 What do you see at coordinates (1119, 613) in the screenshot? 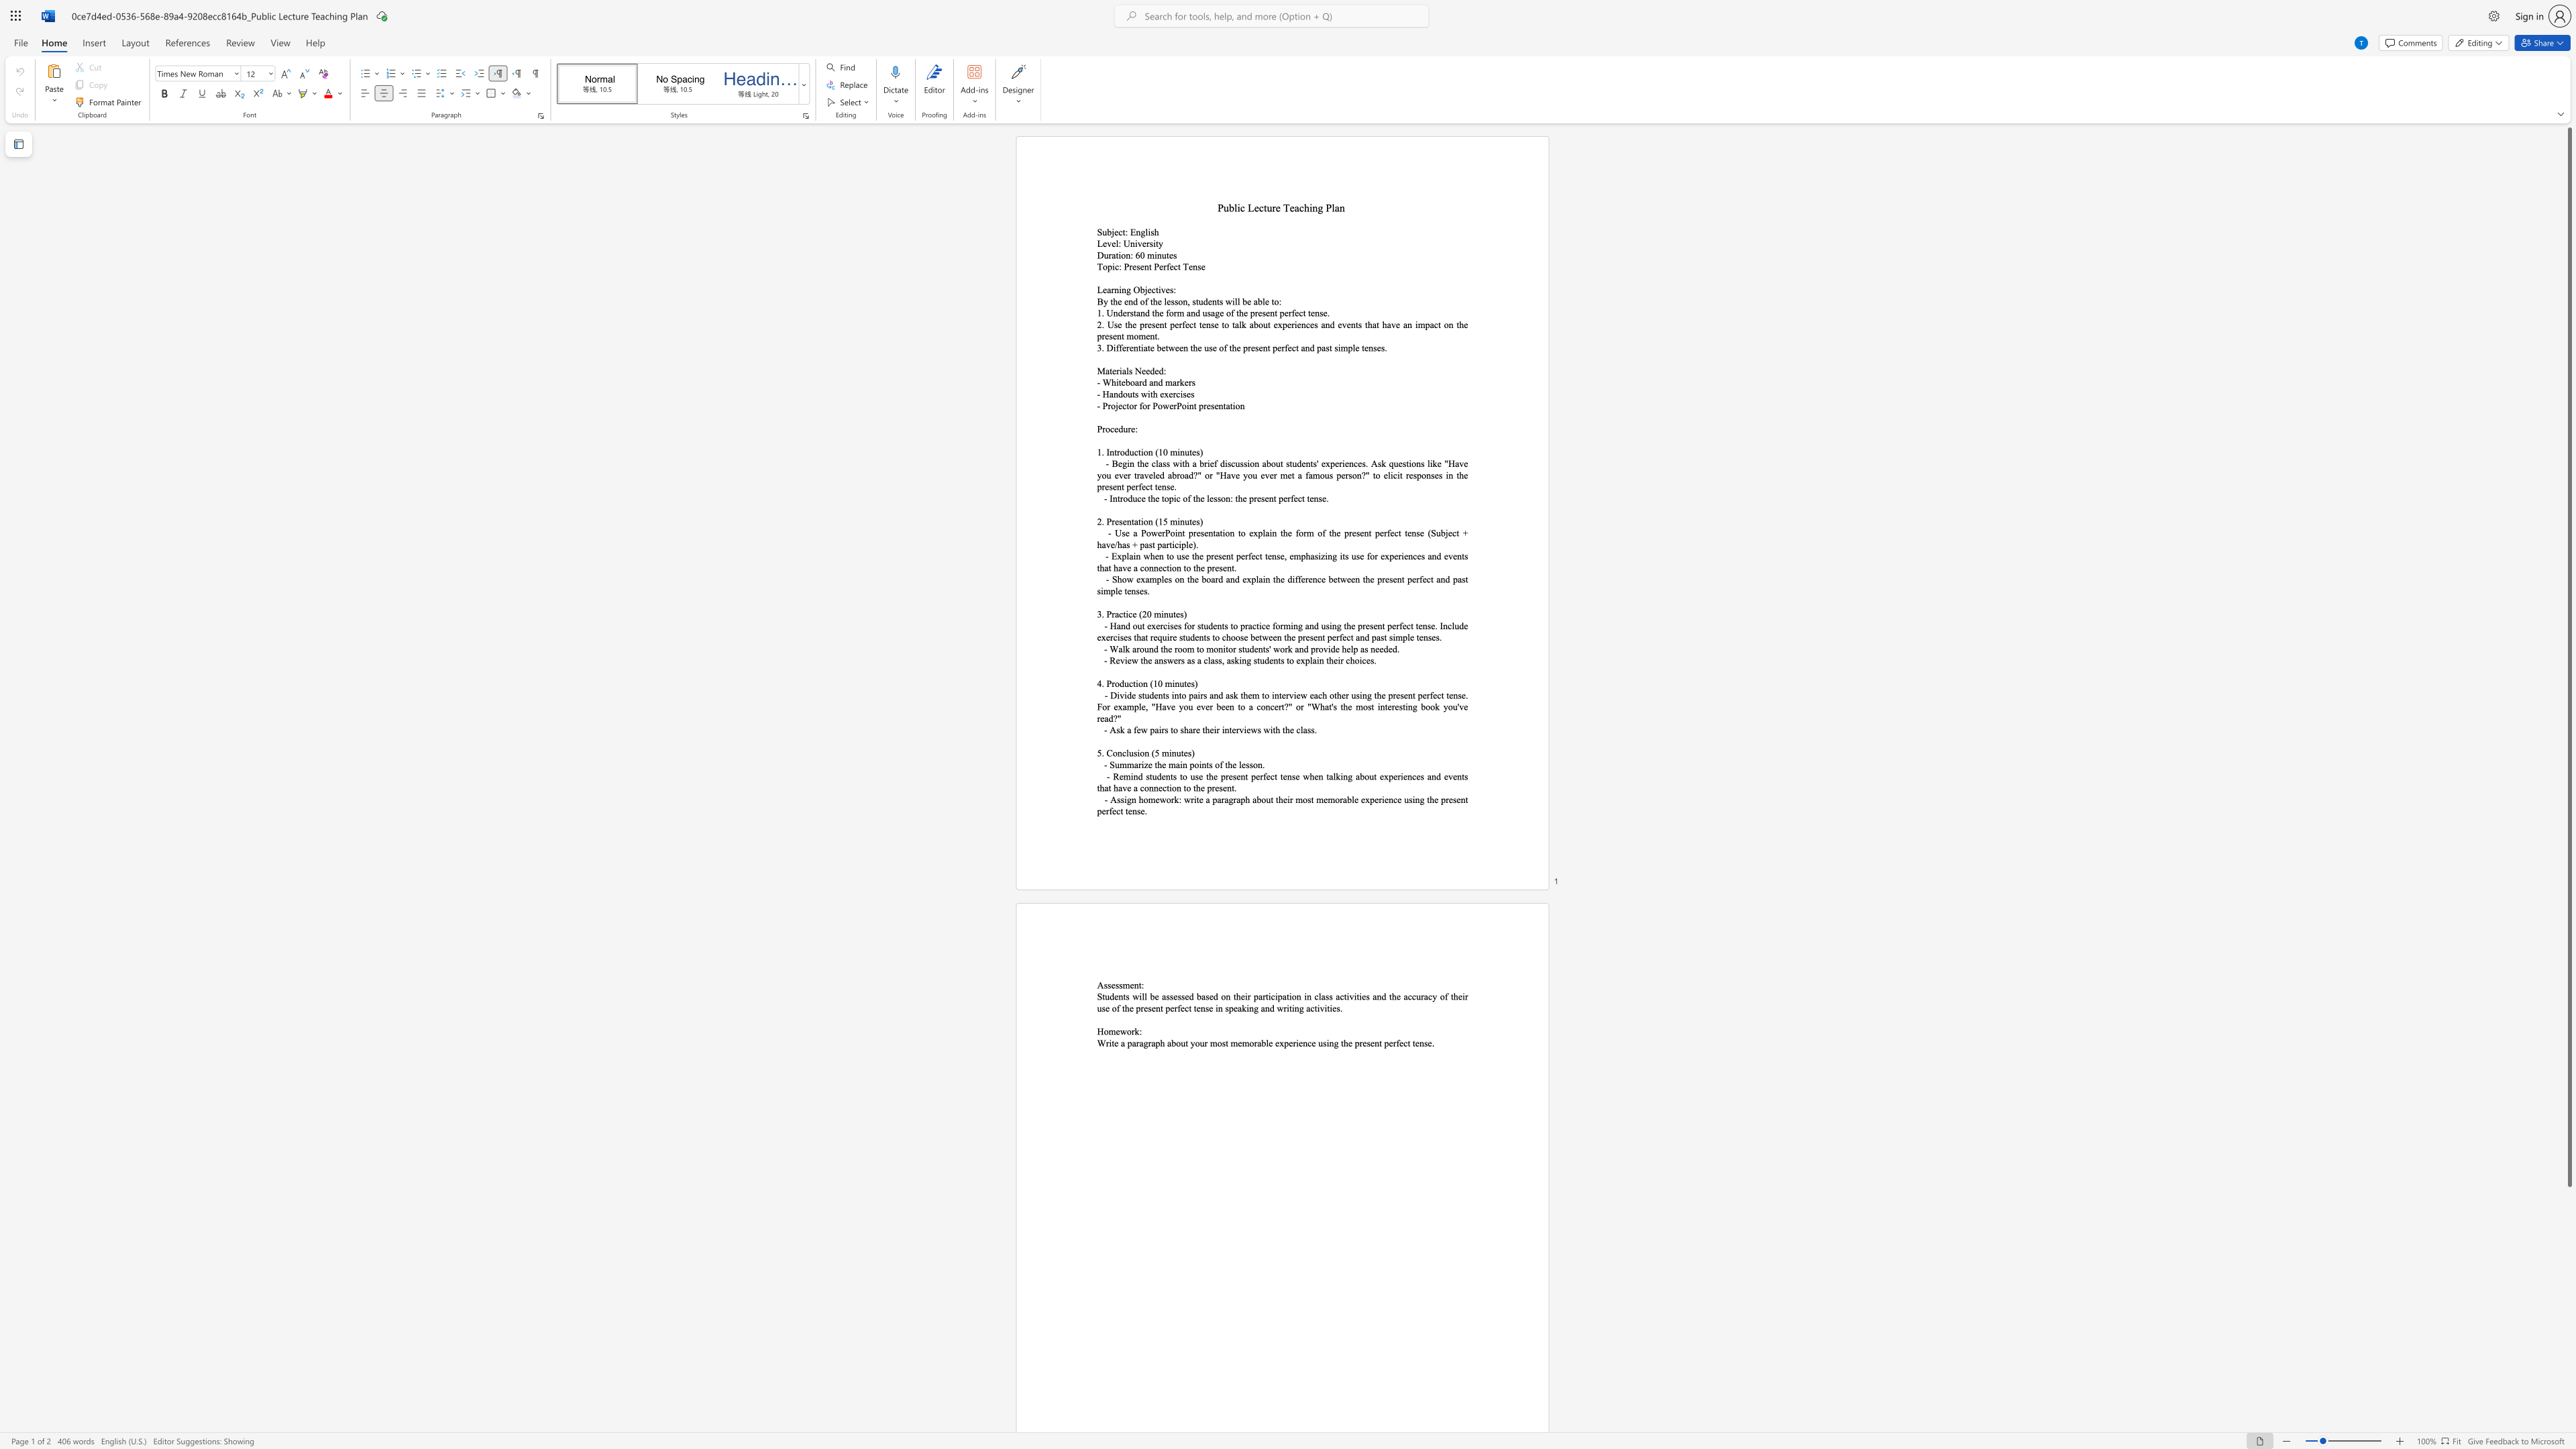
I see `the subset text "ctice (20" within the text "3. Practice (20 minutes)"` at bounding box center [1119, 613].